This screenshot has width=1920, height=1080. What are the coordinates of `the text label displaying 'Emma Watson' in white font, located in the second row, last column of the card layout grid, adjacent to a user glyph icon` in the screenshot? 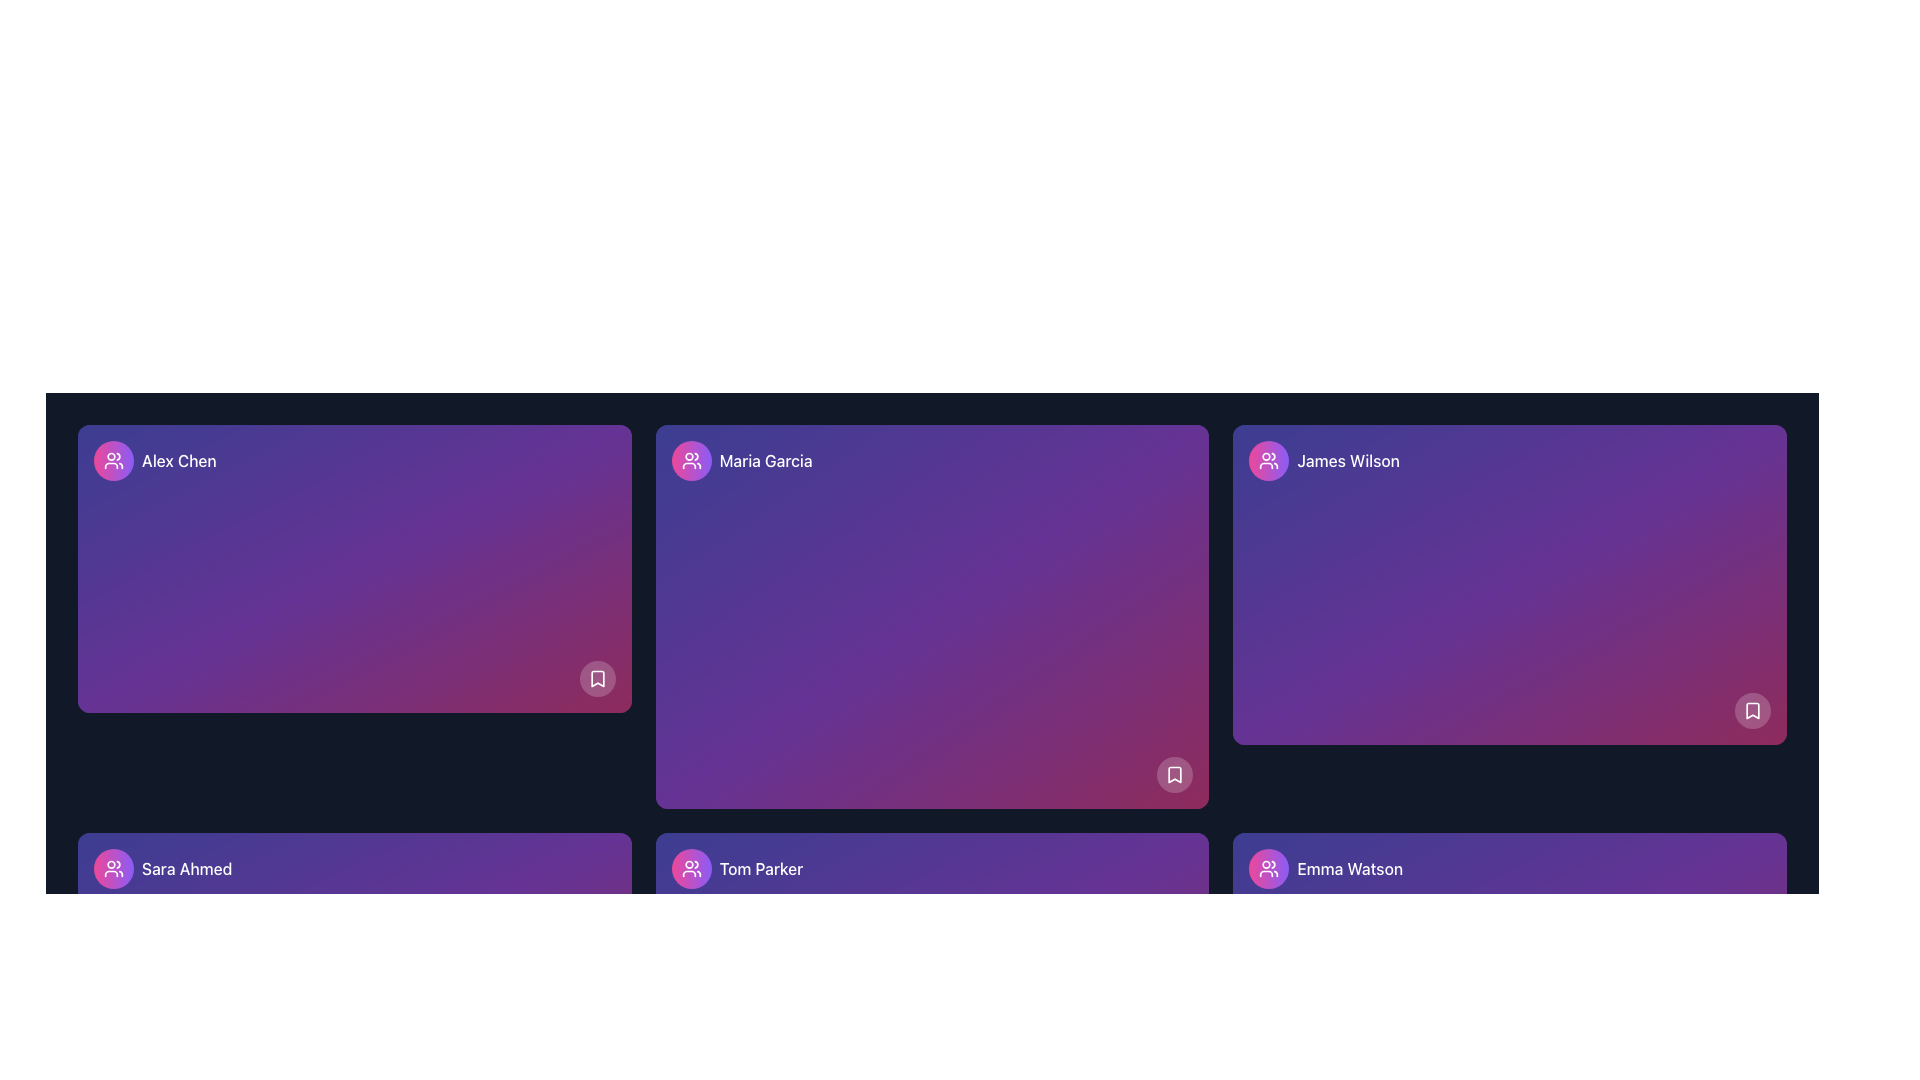 It's located at (1350, 867).